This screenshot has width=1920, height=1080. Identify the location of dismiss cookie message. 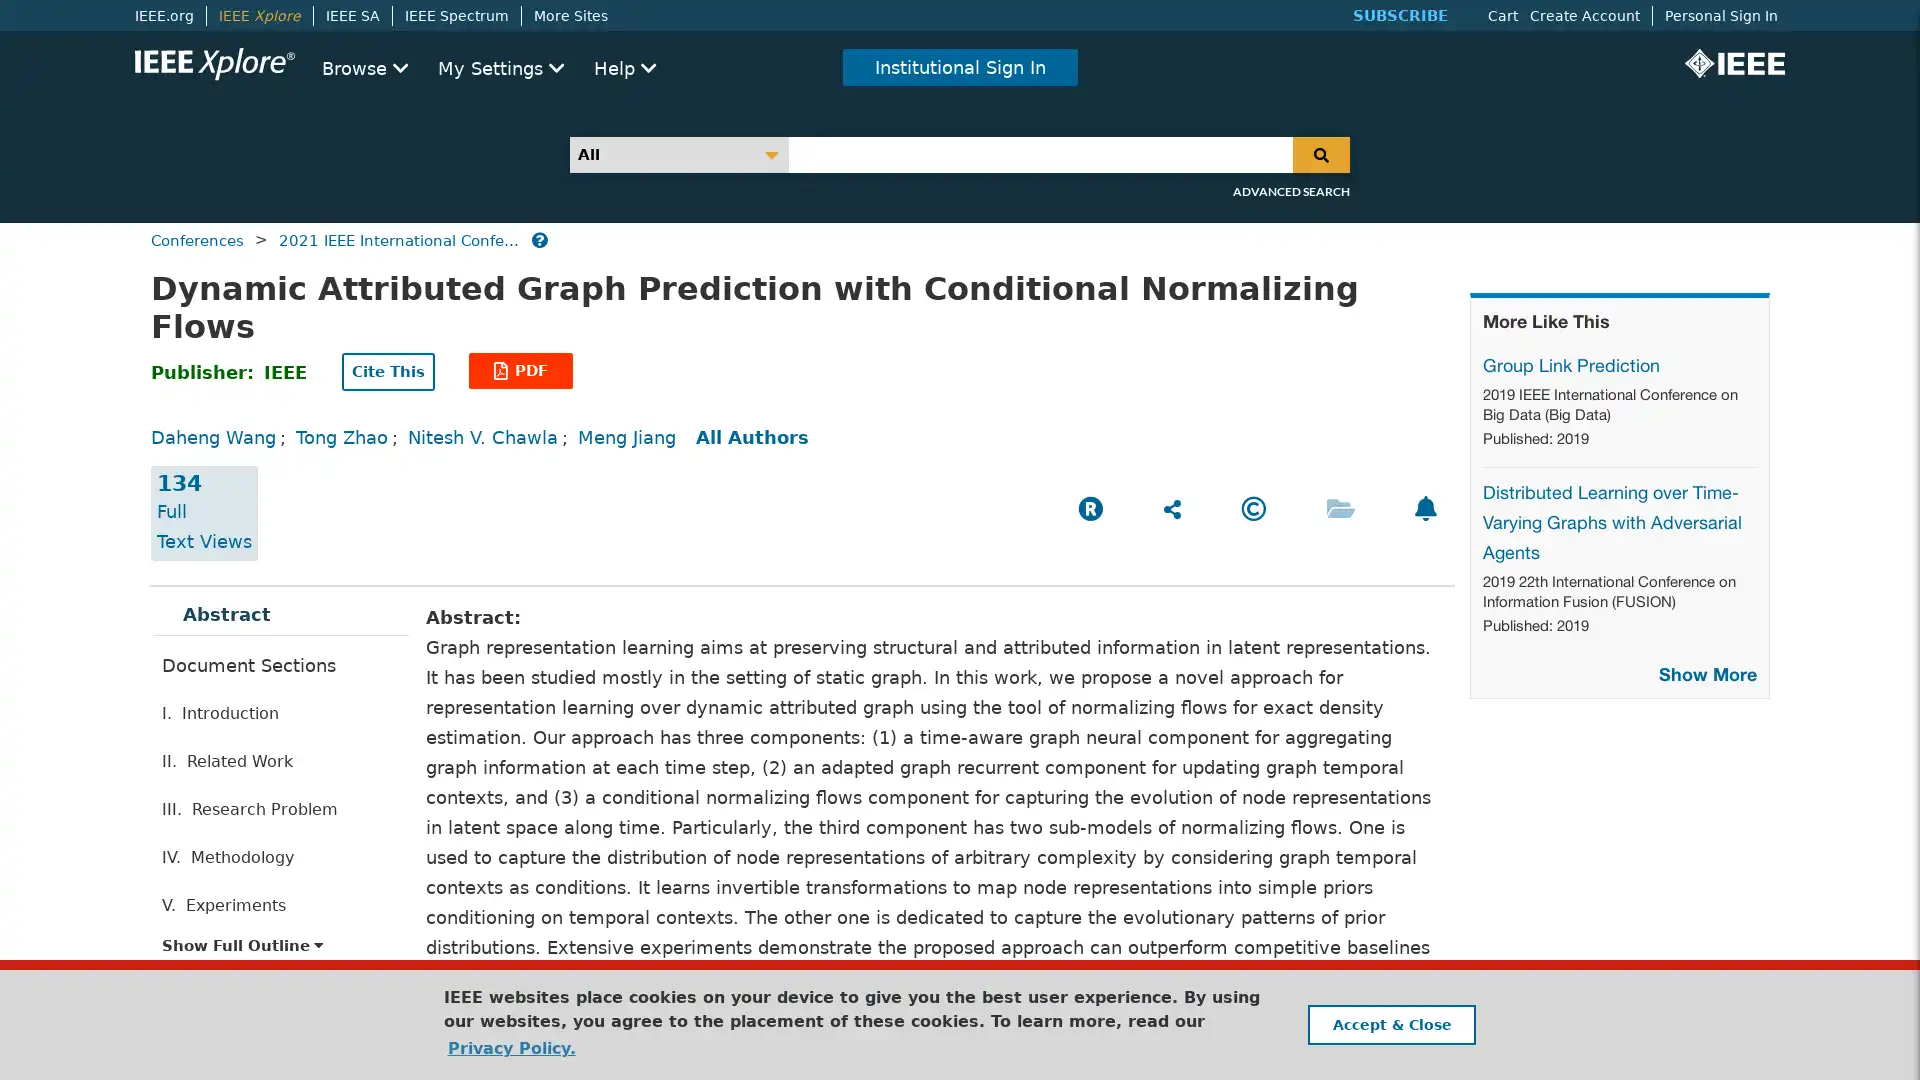
(1390, 1024).